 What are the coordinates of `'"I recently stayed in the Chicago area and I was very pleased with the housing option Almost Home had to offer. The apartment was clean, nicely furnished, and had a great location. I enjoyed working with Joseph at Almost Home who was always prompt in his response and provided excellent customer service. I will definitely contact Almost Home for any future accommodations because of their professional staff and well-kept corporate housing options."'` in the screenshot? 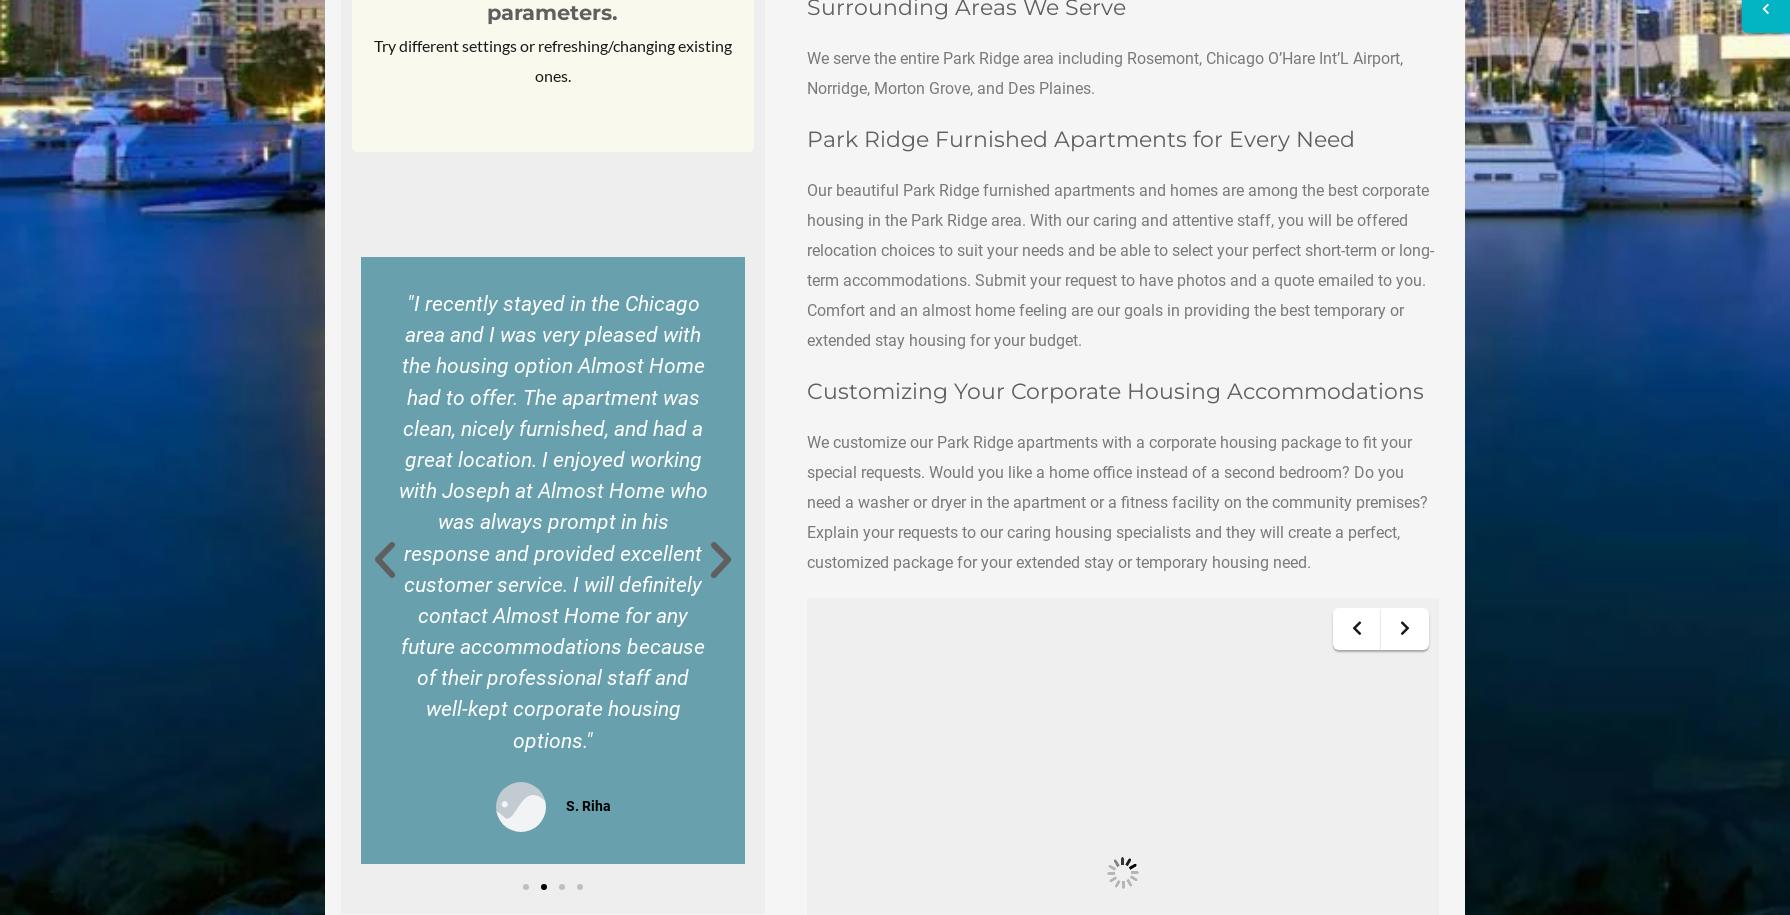 It's located at (397, 521).